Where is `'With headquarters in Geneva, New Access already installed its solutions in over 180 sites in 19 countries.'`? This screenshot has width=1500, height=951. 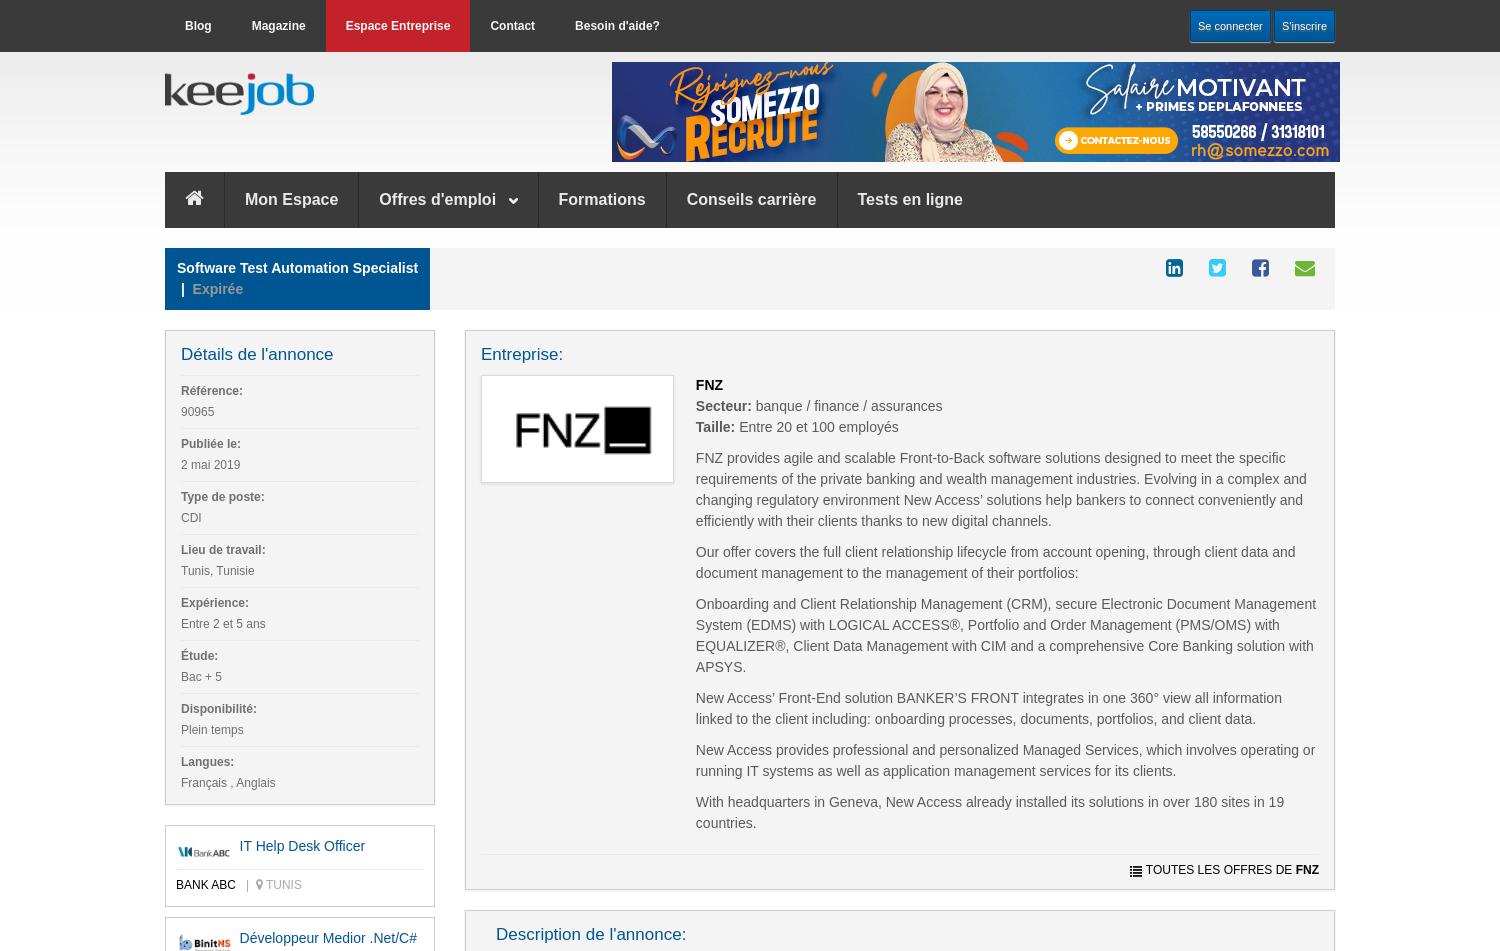
'With headquarters in Geneva, New Access already installed its solutions in over 180 sites in 19 countries.' is located at coordinates (988, 810).